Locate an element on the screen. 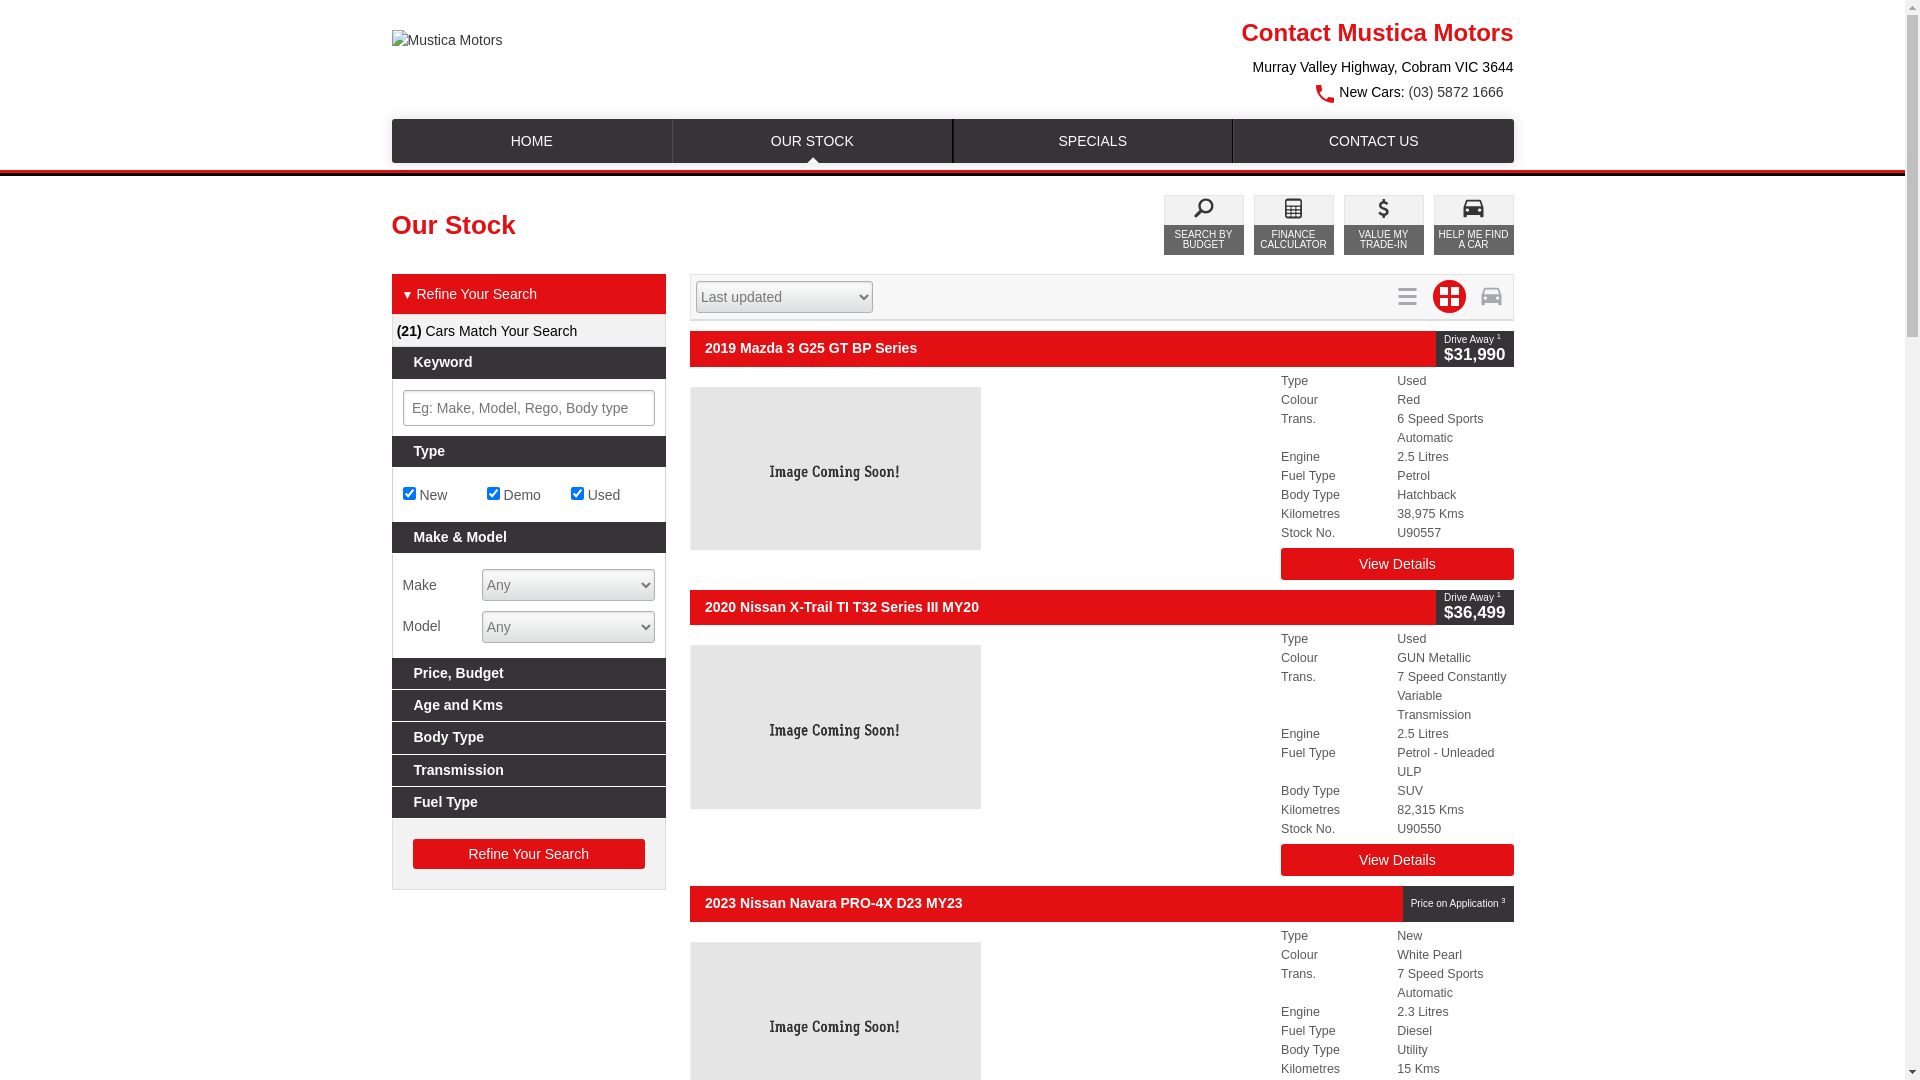 This screenshot has width=1920, height=1080. 'Drive Away 1 is located at coordinates (1434, 606).